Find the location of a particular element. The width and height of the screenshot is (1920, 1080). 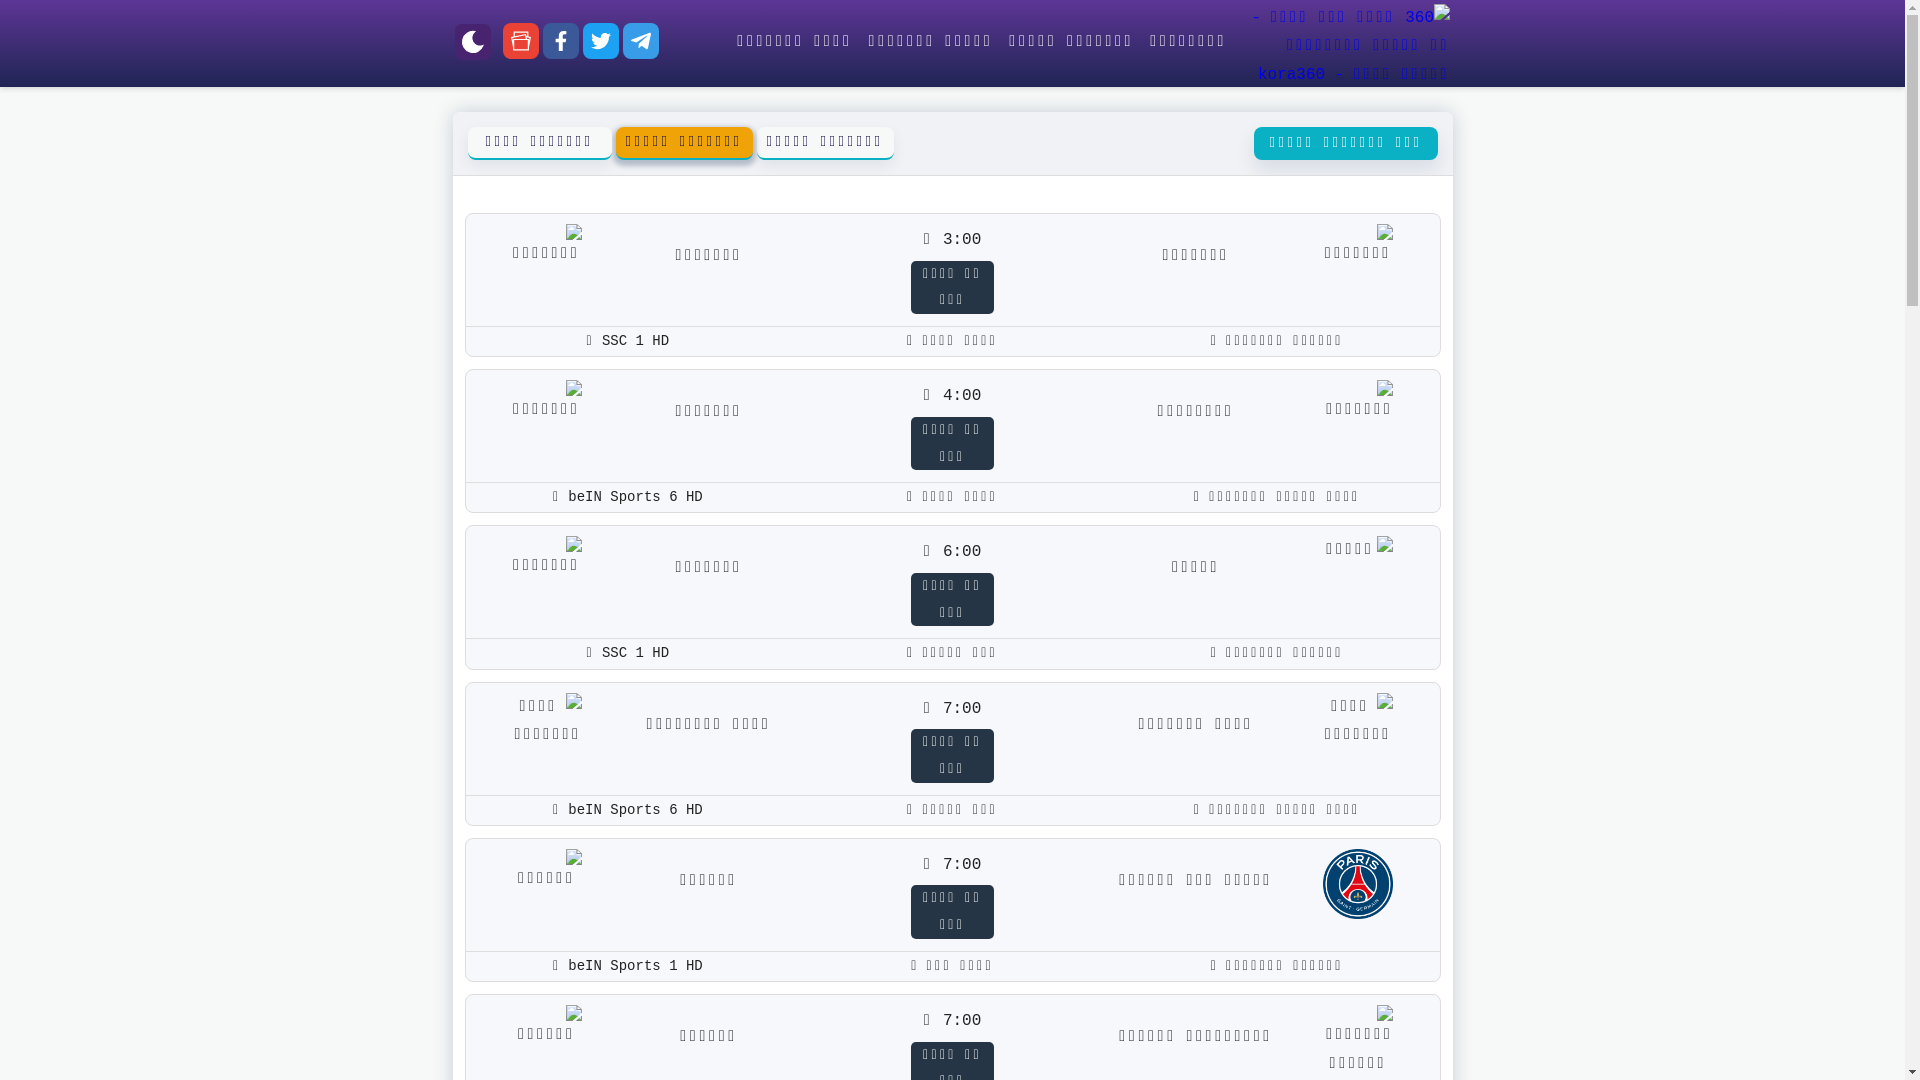

'google-news' is located at coordinates (521, 45).